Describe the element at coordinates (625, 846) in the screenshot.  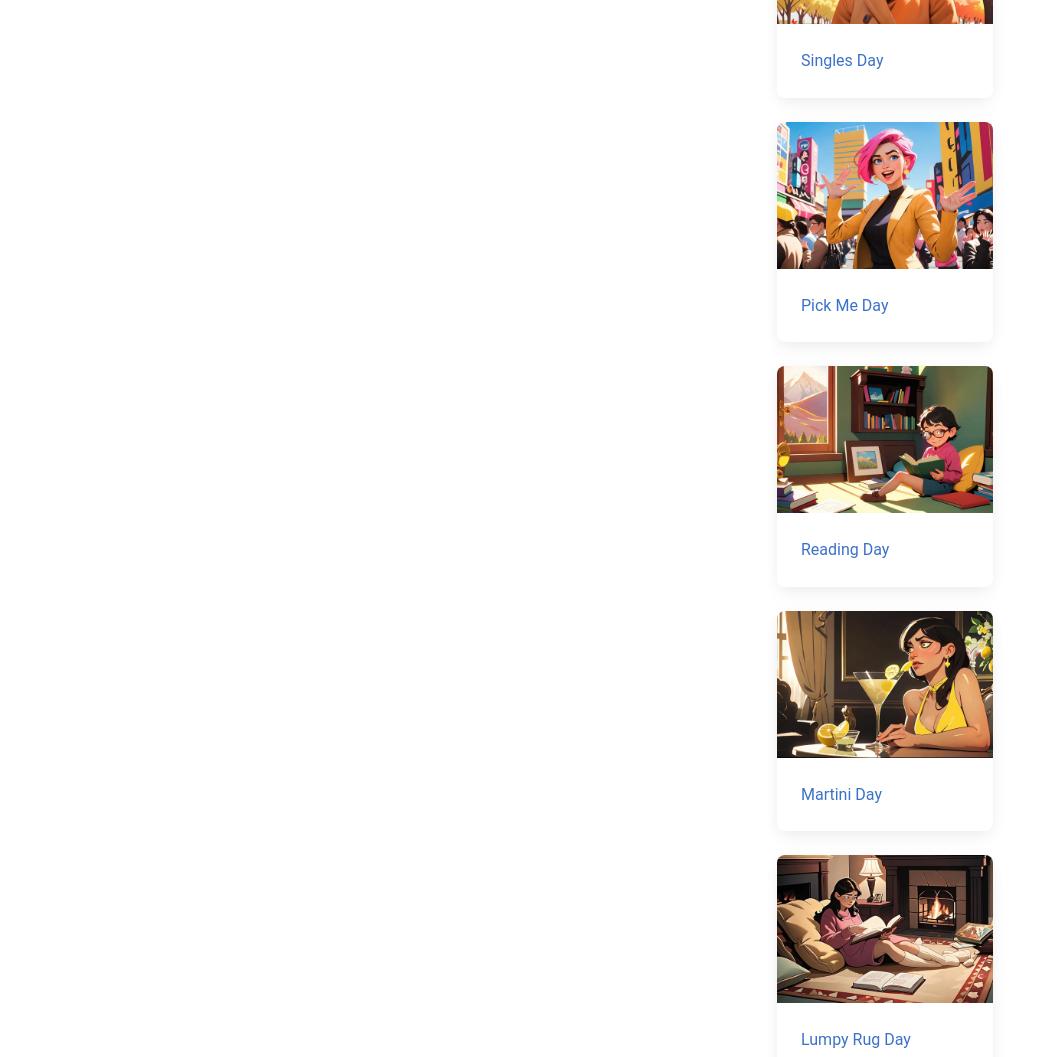
I see `'Privacy Policy'` at that location.